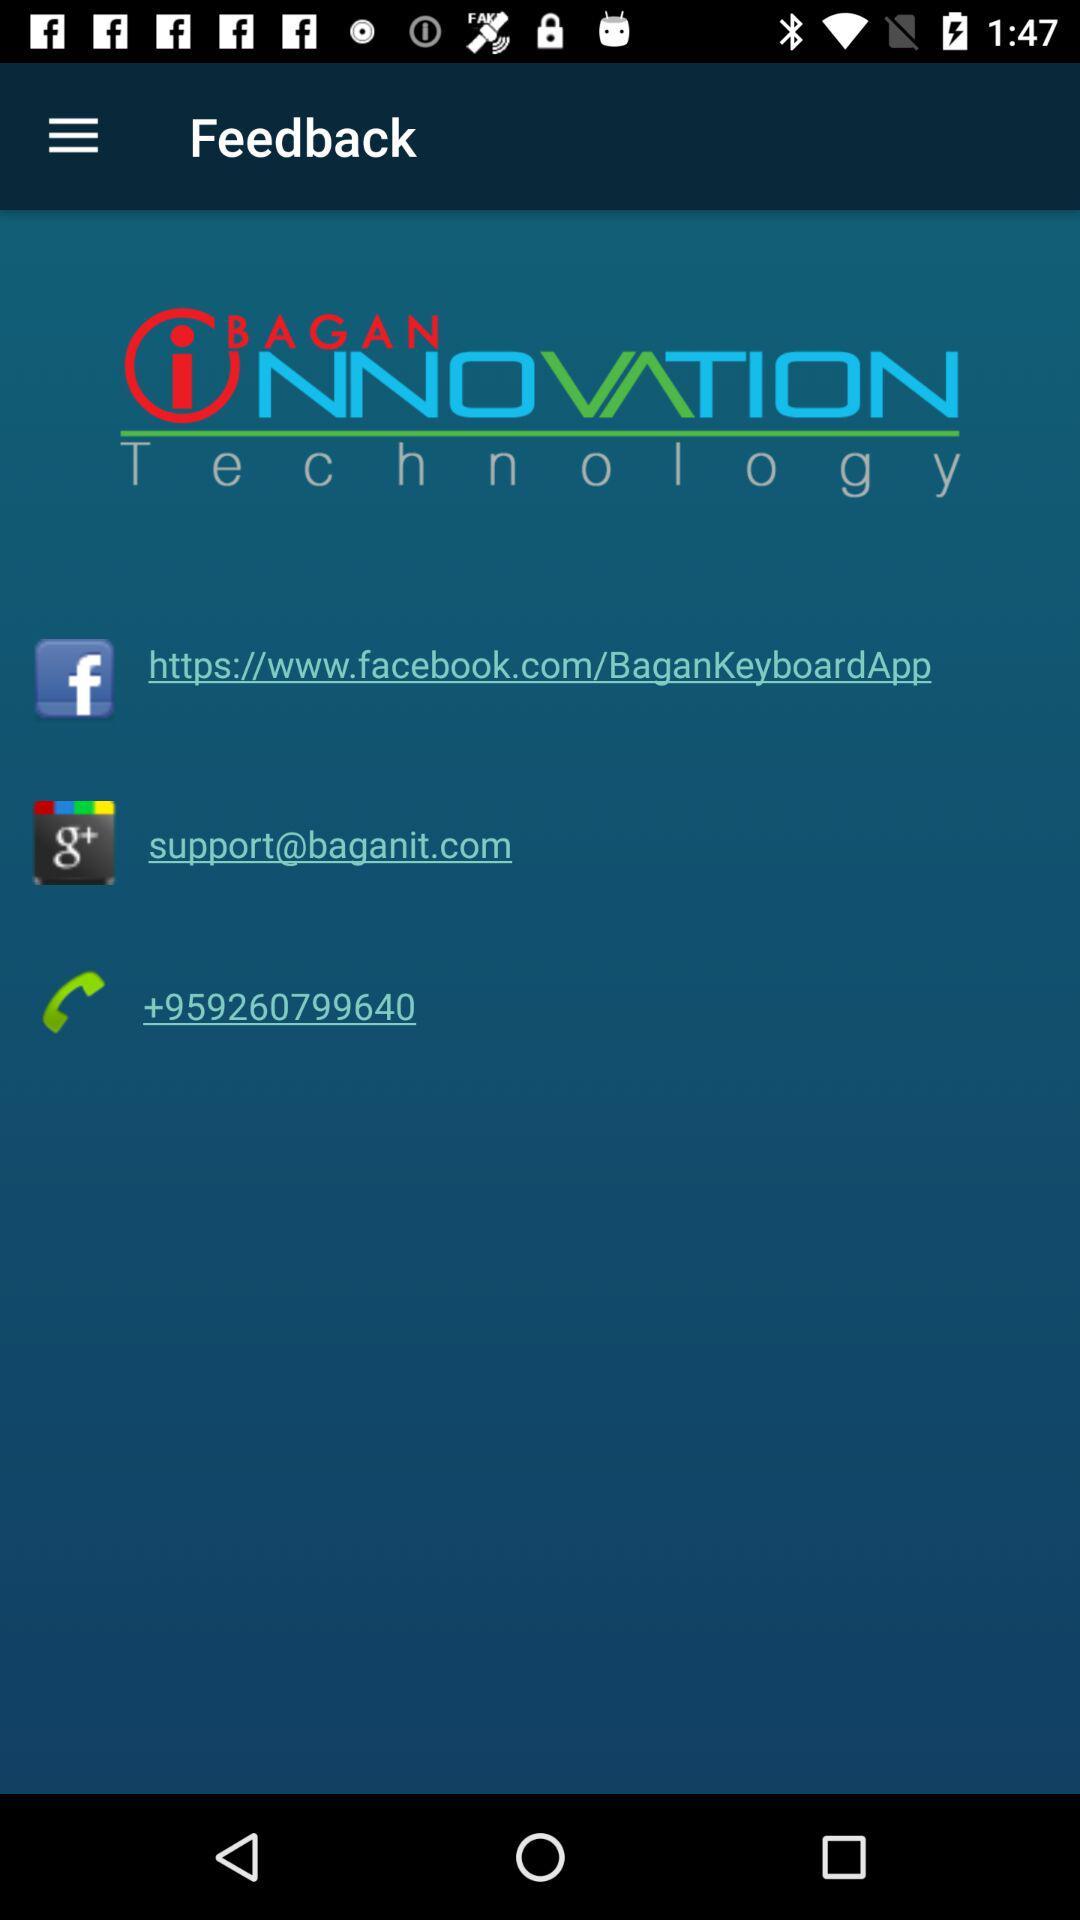 This screenshot has height=1920, width=1080. Describe the element at coordinates (540, 663) in the screenshot. I see `the item above support@baganit.com item` at that location.